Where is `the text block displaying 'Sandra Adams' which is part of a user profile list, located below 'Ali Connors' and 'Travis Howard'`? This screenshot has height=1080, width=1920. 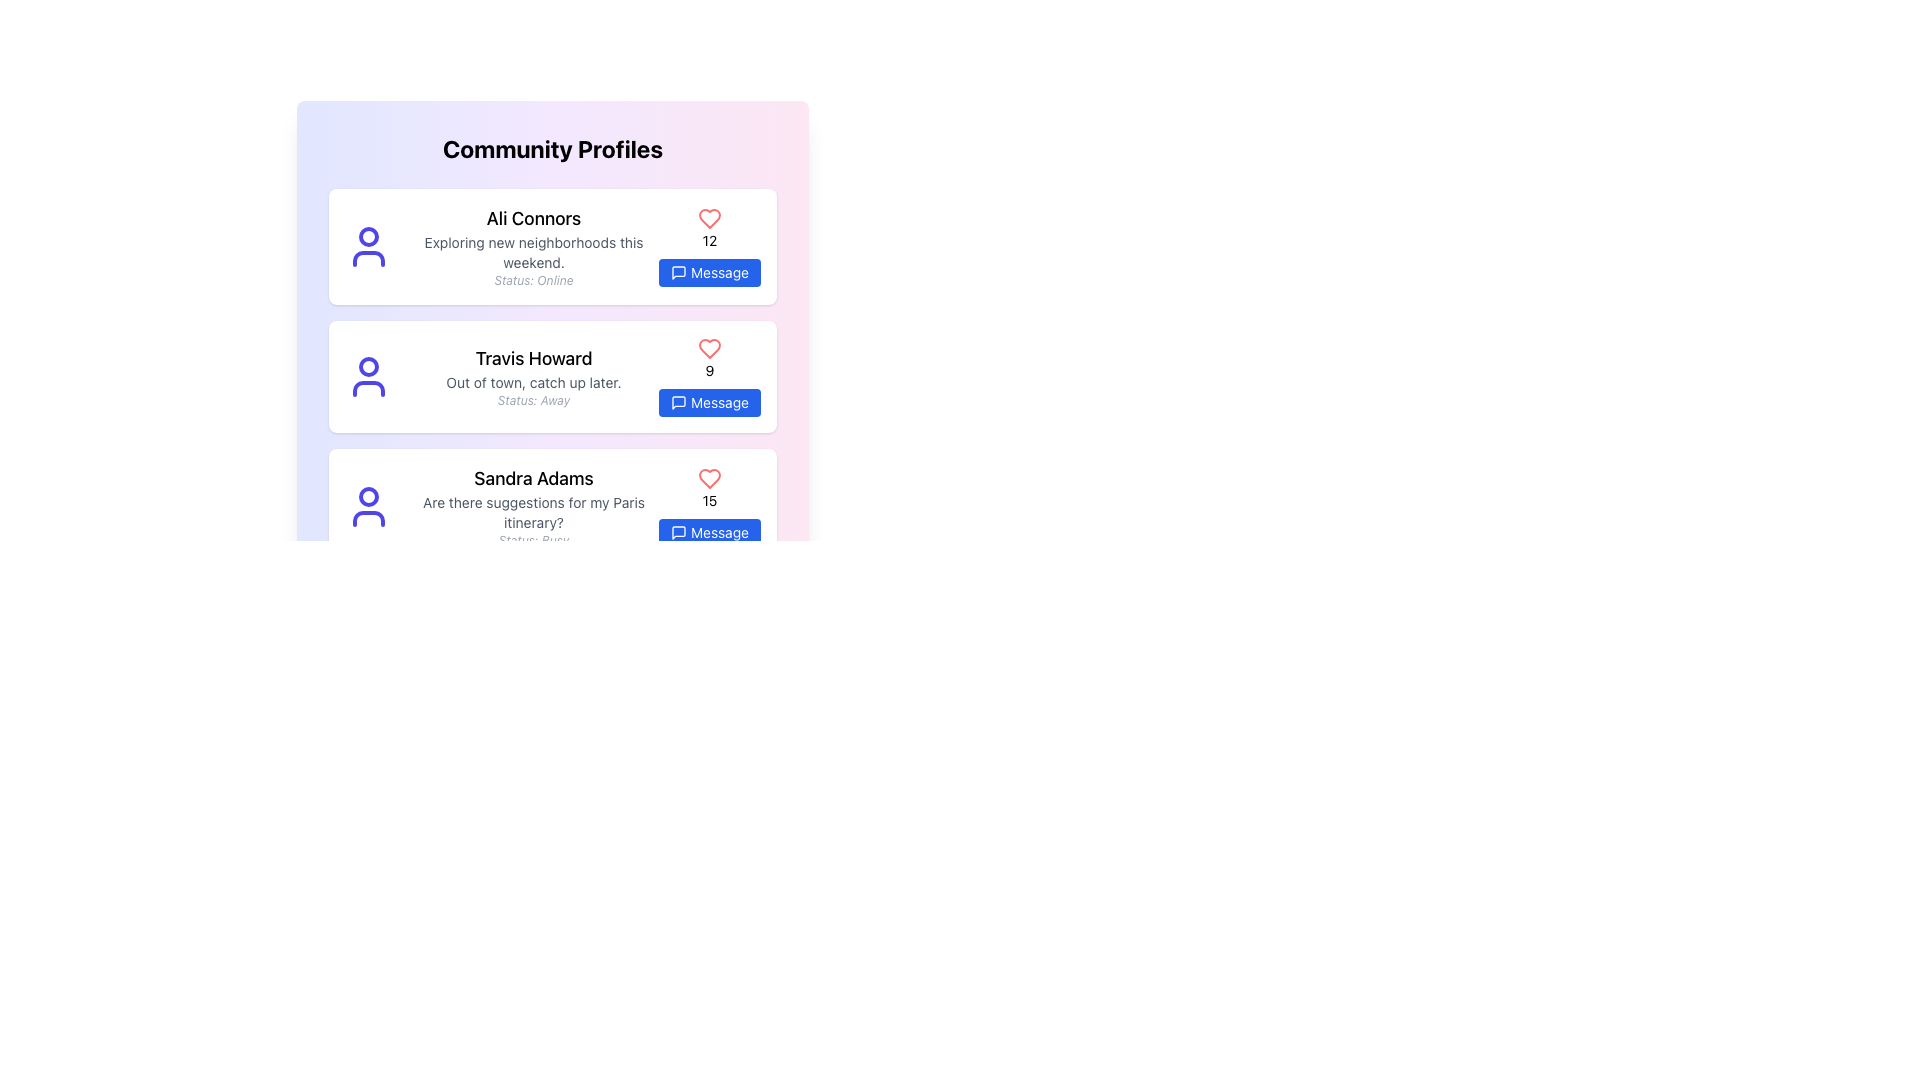 the text block displaying 'Sandra Adams' which is part of a user profile list, located below 'Ali Connors' and 'Travis Howard' is located at coordinates (533, 505).